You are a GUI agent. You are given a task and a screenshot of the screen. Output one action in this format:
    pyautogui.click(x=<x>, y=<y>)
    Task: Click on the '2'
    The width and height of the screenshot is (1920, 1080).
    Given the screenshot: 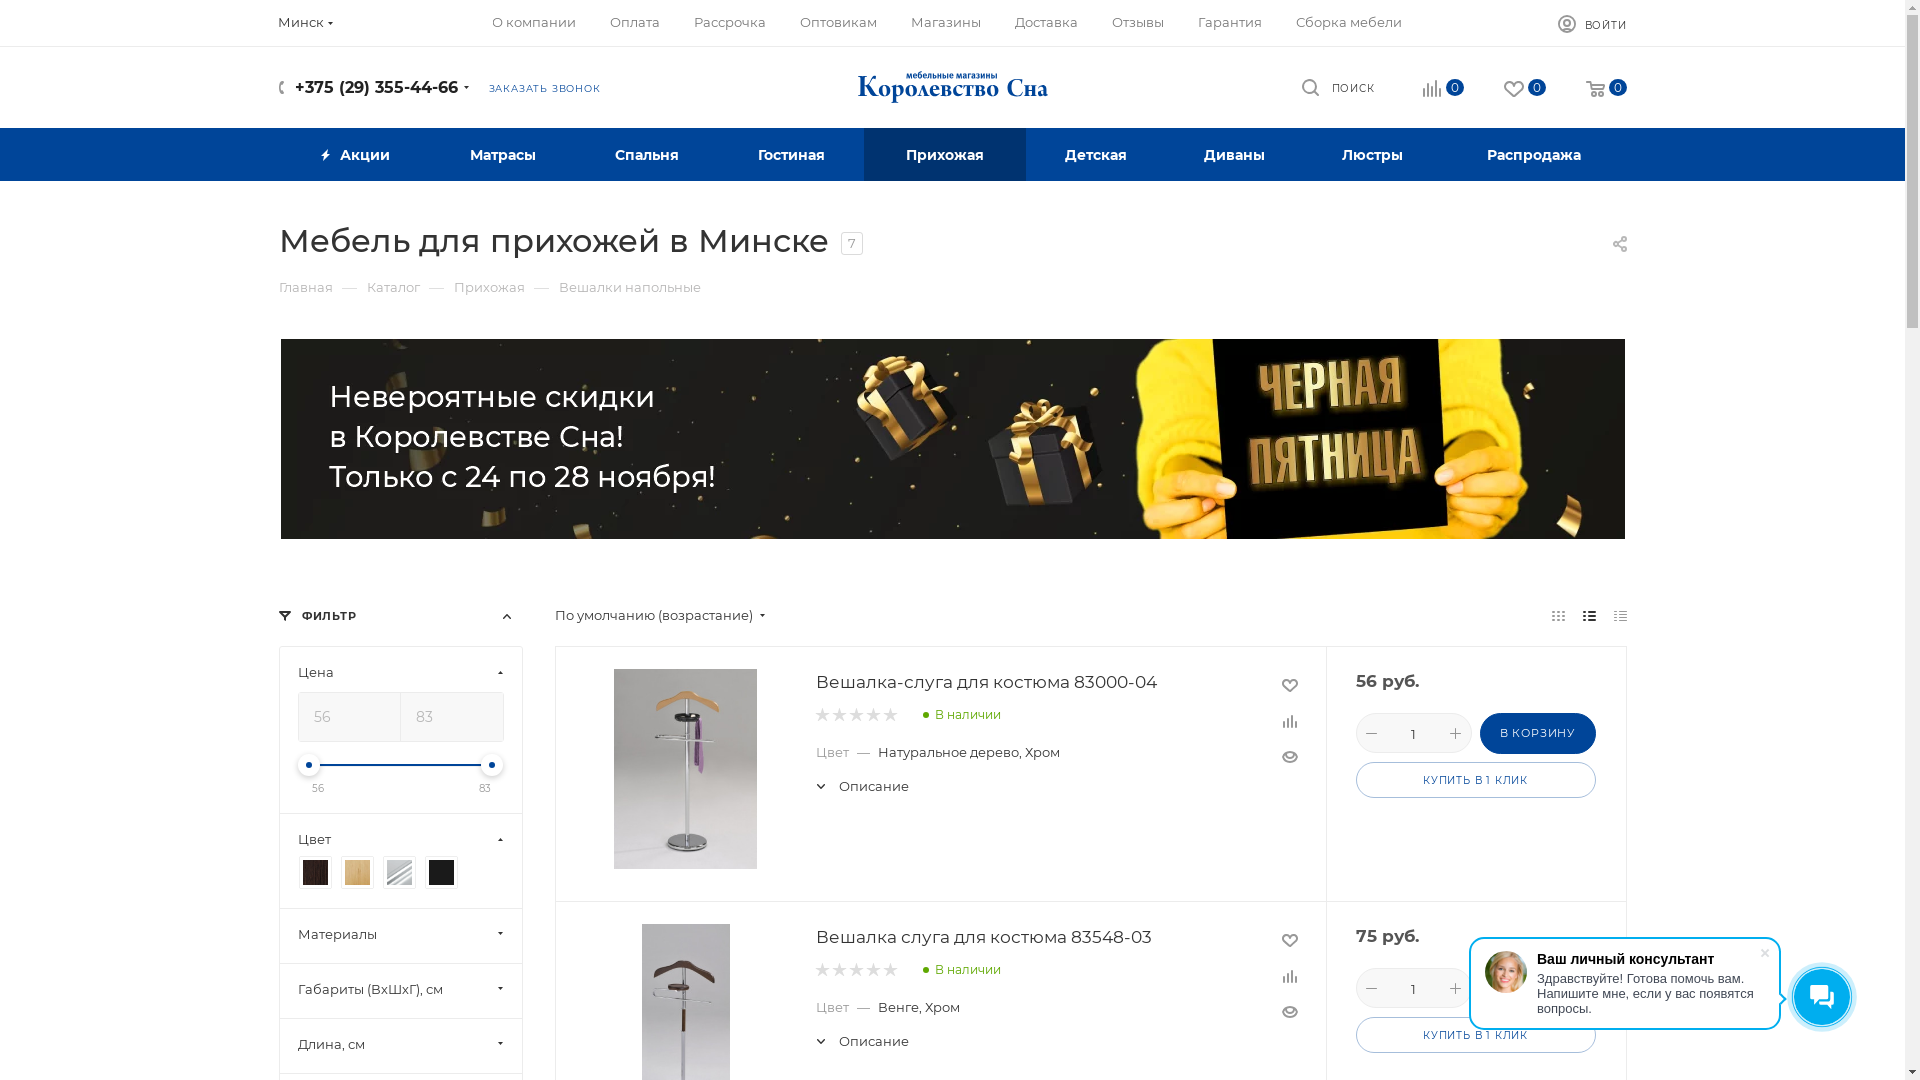 What is the action you would take?
    pyautogui.click(x=838, y=714)
    